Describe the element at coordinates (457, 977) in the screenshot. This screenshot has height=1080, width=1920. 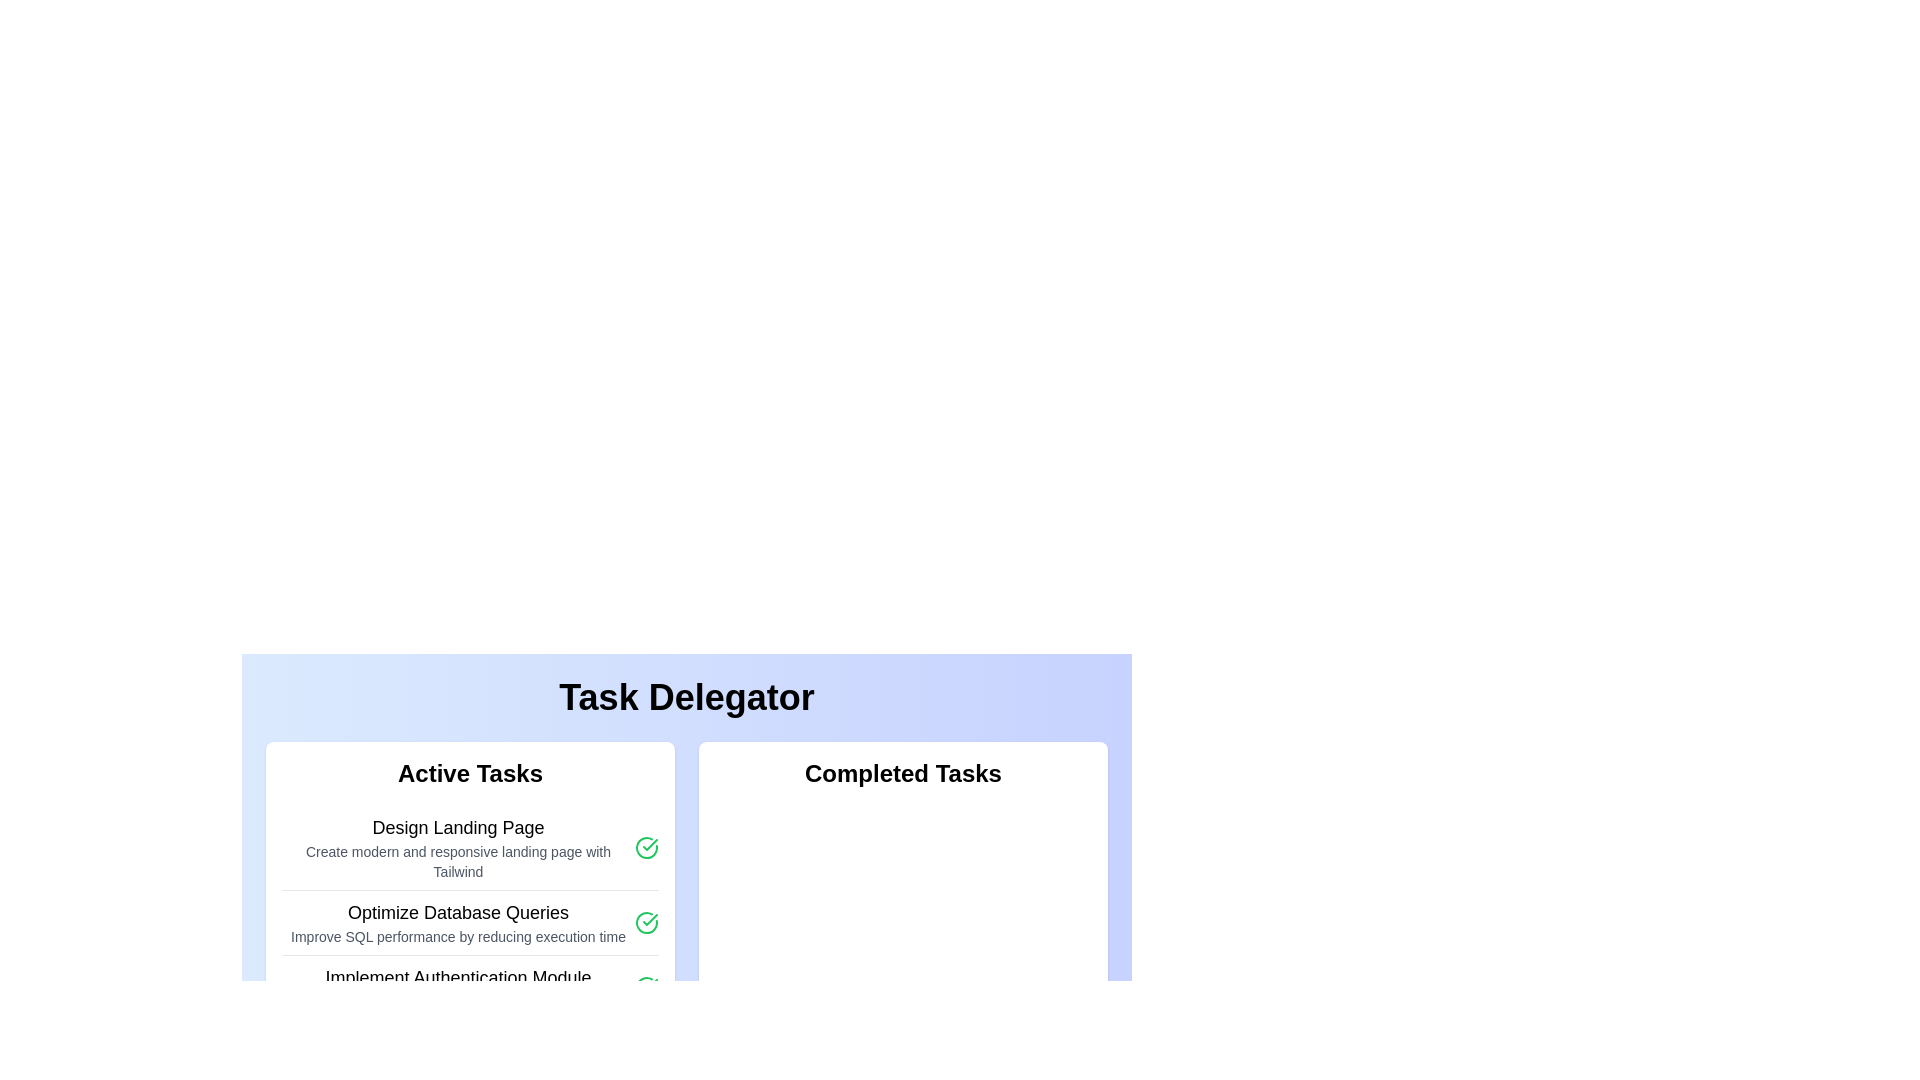
I see `text of the Label or Header indicating the task title in the 'Active Tasks' section under 'Task Delegator', located below 'Optimize Database Queries'` at that location.